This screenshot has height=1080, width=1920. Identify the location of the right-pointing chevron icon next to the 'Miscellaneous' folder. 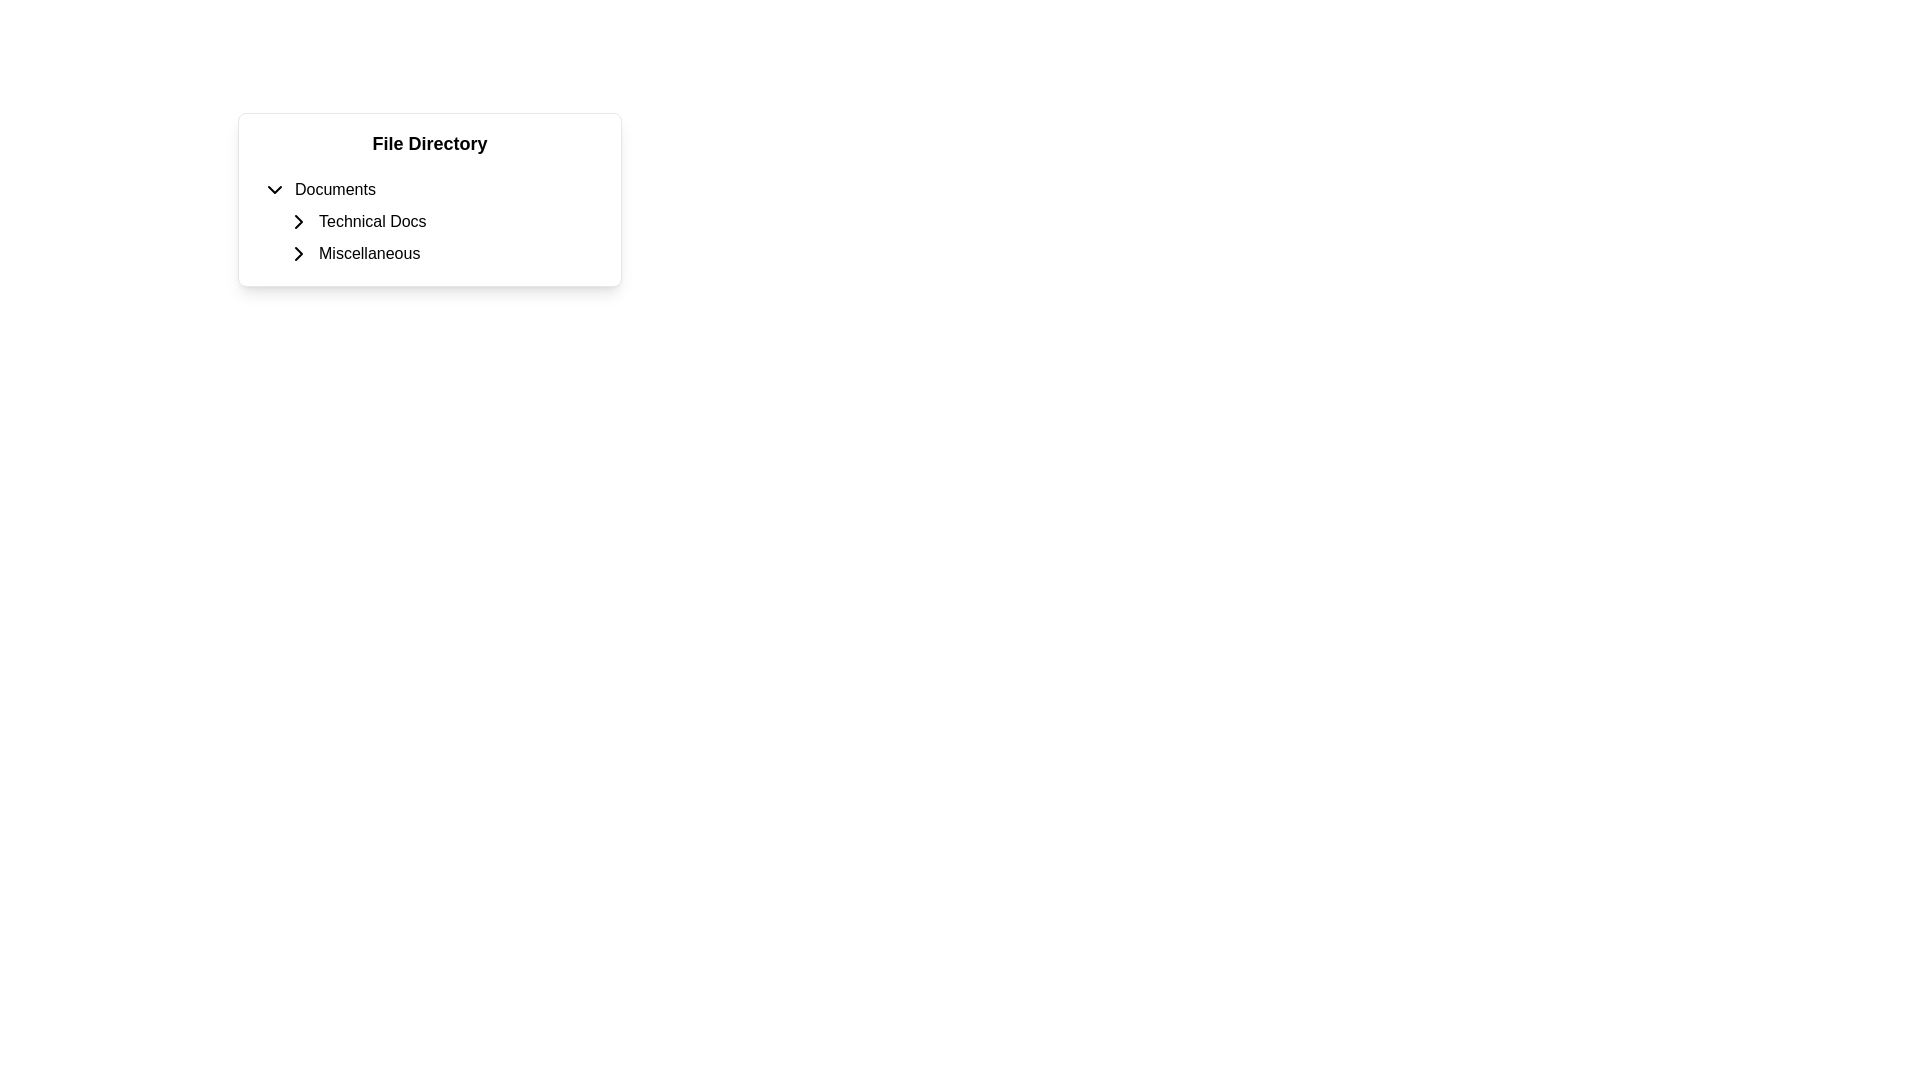
(297, 253).